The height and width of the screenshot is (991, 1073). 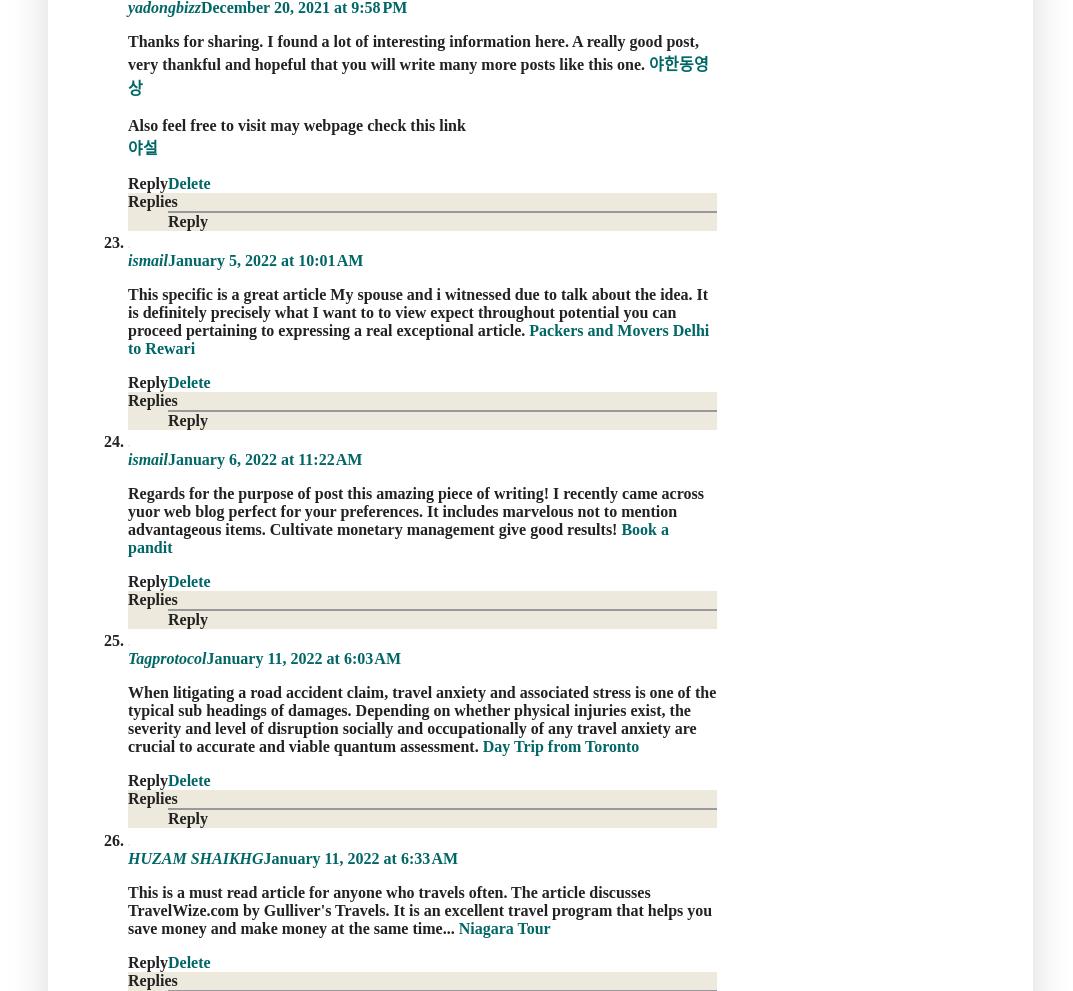 What do you see at coordinates (264, 259) in the screenshot?
I see `'January 5, 2022 at 10:01 AM'` at bounding box center [264, 259].